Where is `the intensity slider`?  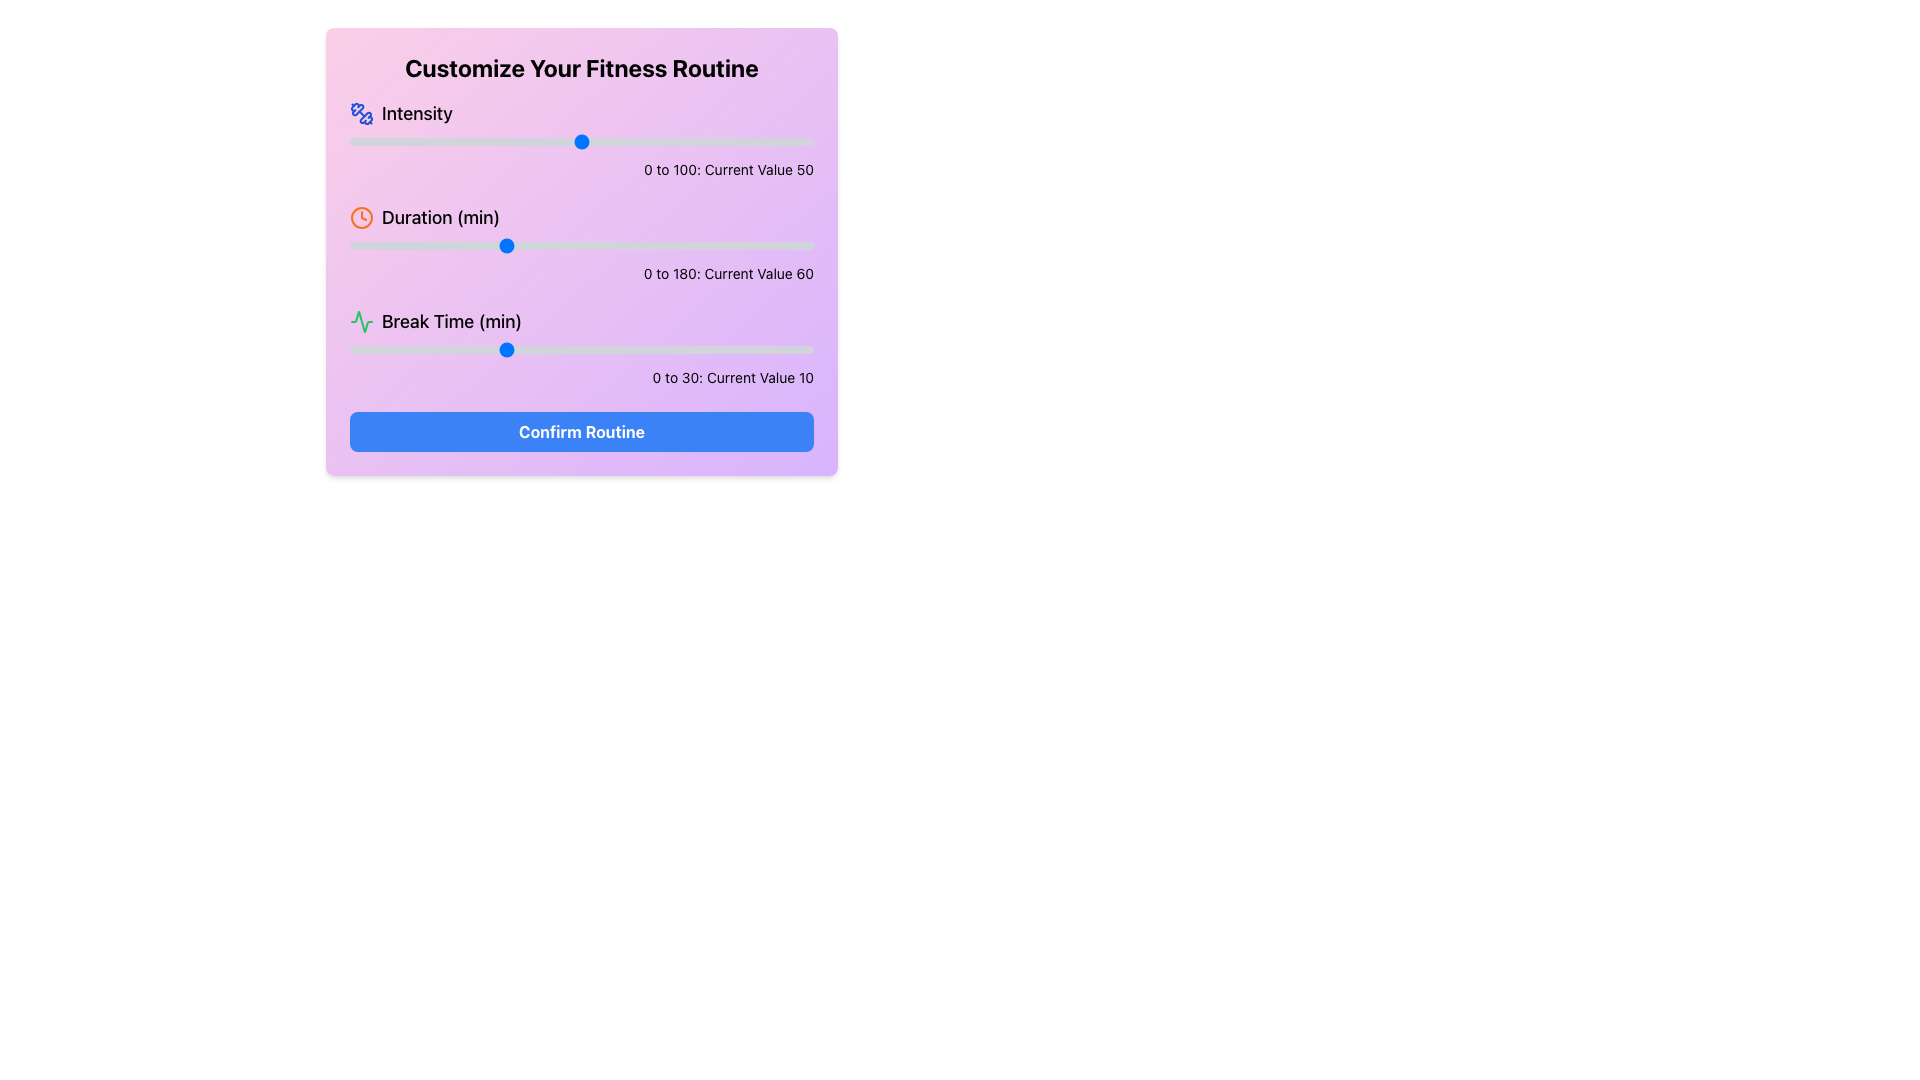 the intensity slider is located at coordinates (377, 141).